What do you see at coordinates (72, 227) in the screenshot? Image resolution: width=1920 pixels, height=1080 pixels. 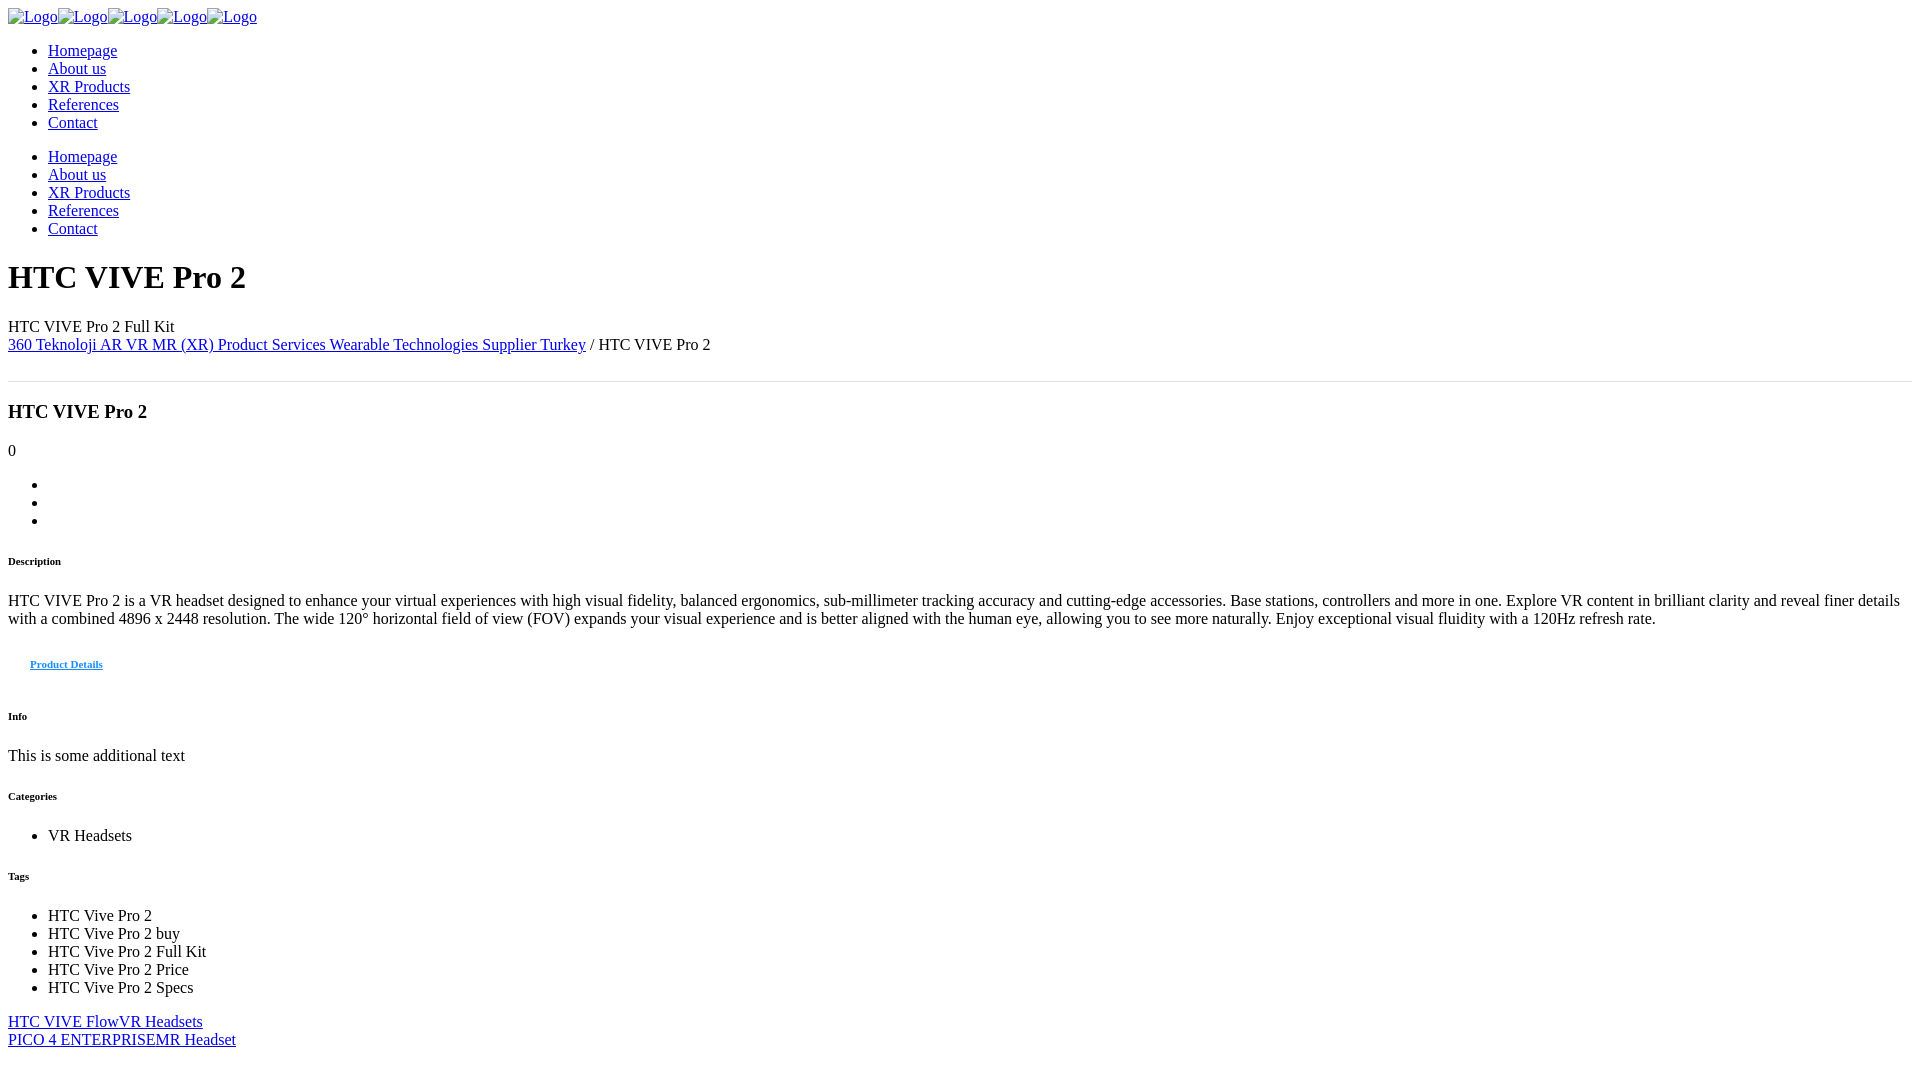 I see `'Contact'` at bounding box center [72, 227].